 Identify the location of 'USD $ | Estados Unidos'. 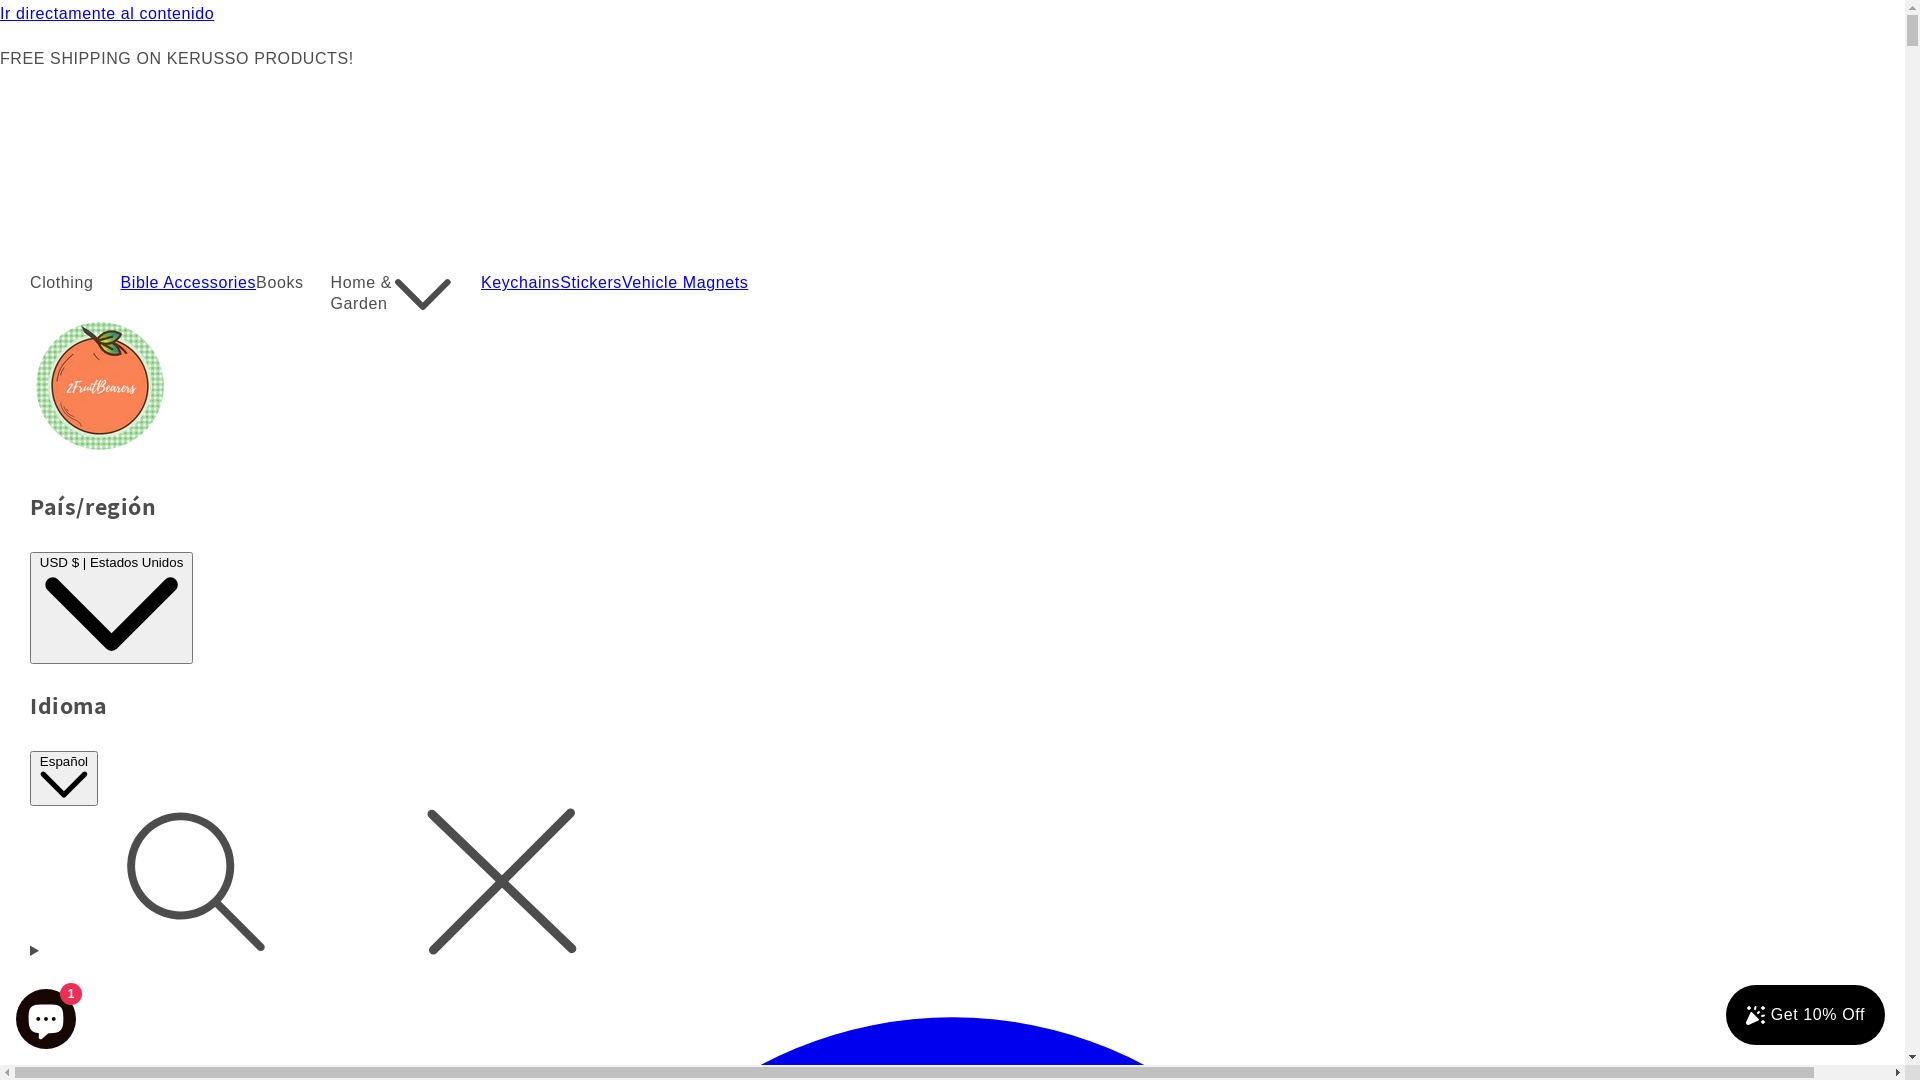
(110, 607).